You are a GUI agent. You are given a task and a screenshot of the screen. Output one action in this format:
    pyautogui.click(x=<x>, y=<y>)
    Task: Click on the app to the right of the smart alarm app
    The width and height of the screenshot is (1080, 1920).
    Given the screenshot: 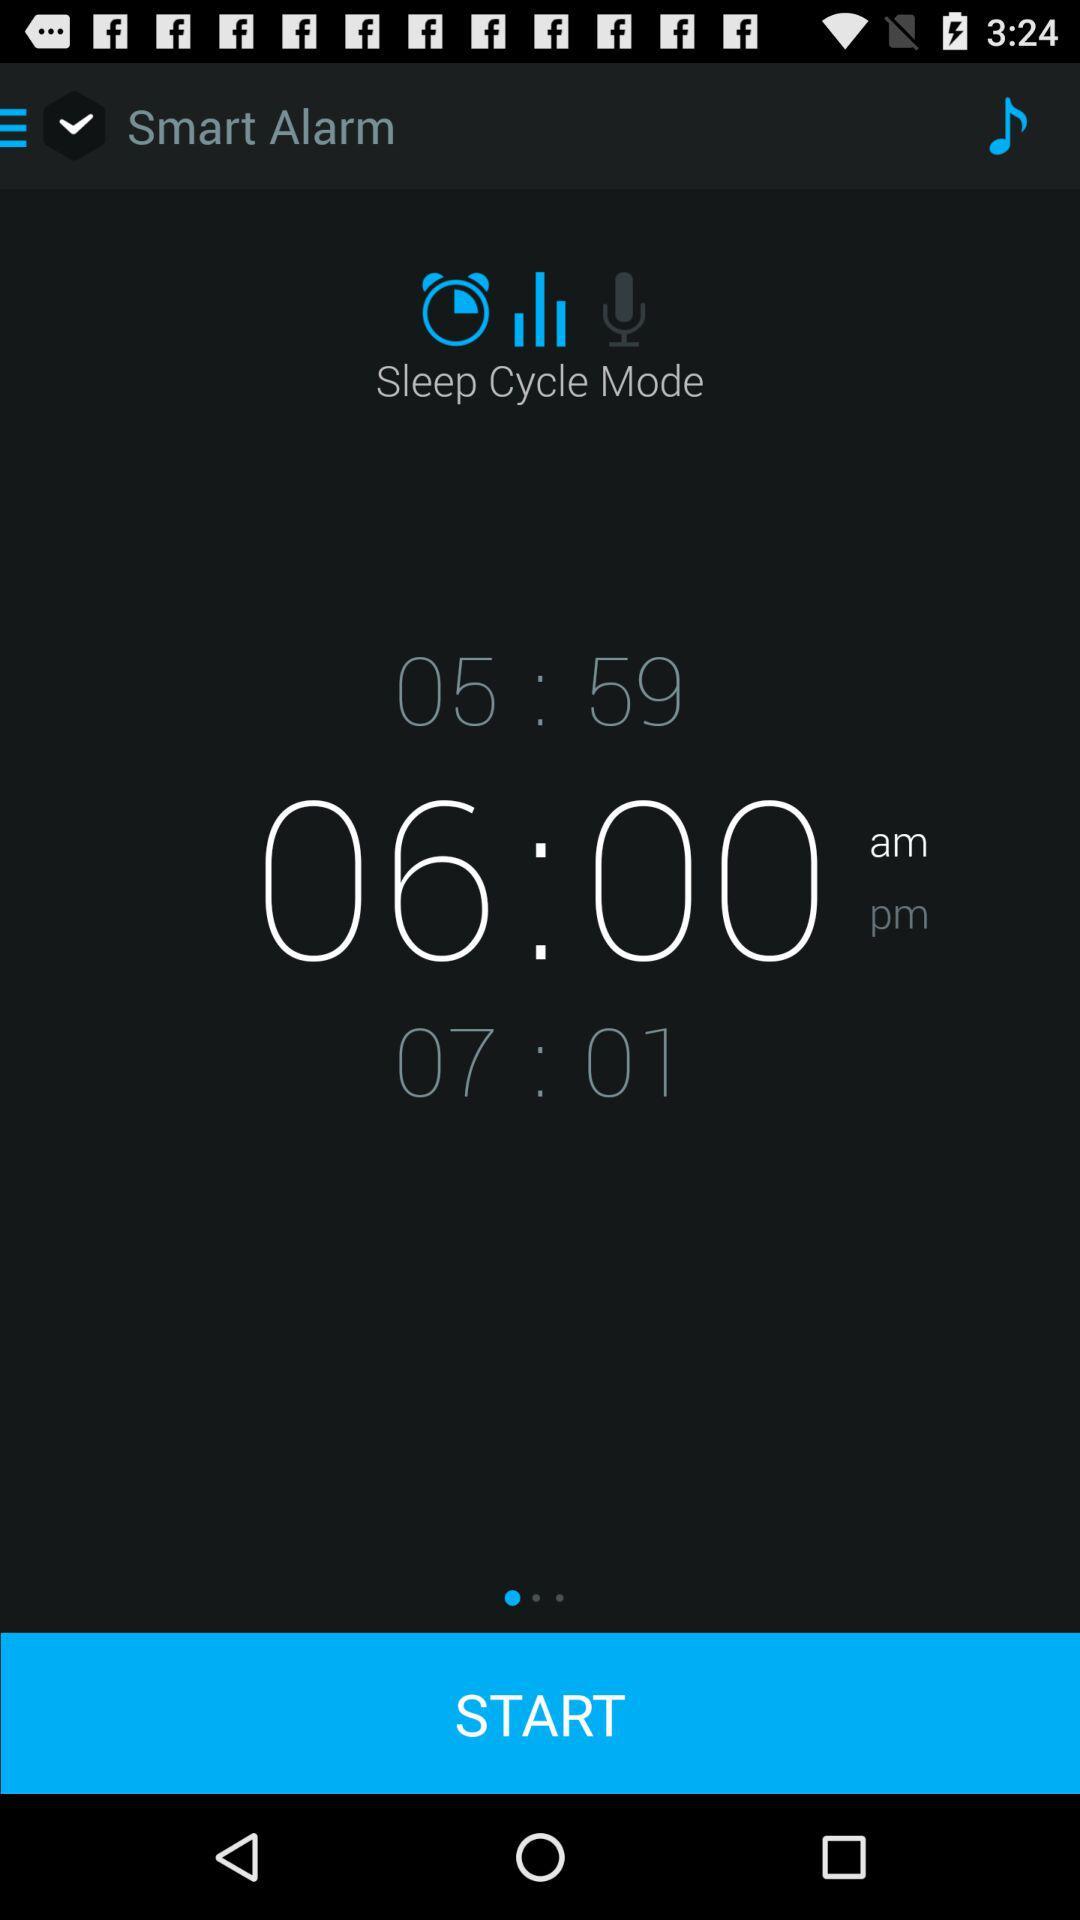 What is the action you would take?
    pyautogui.click(x=1006, y=124)
    